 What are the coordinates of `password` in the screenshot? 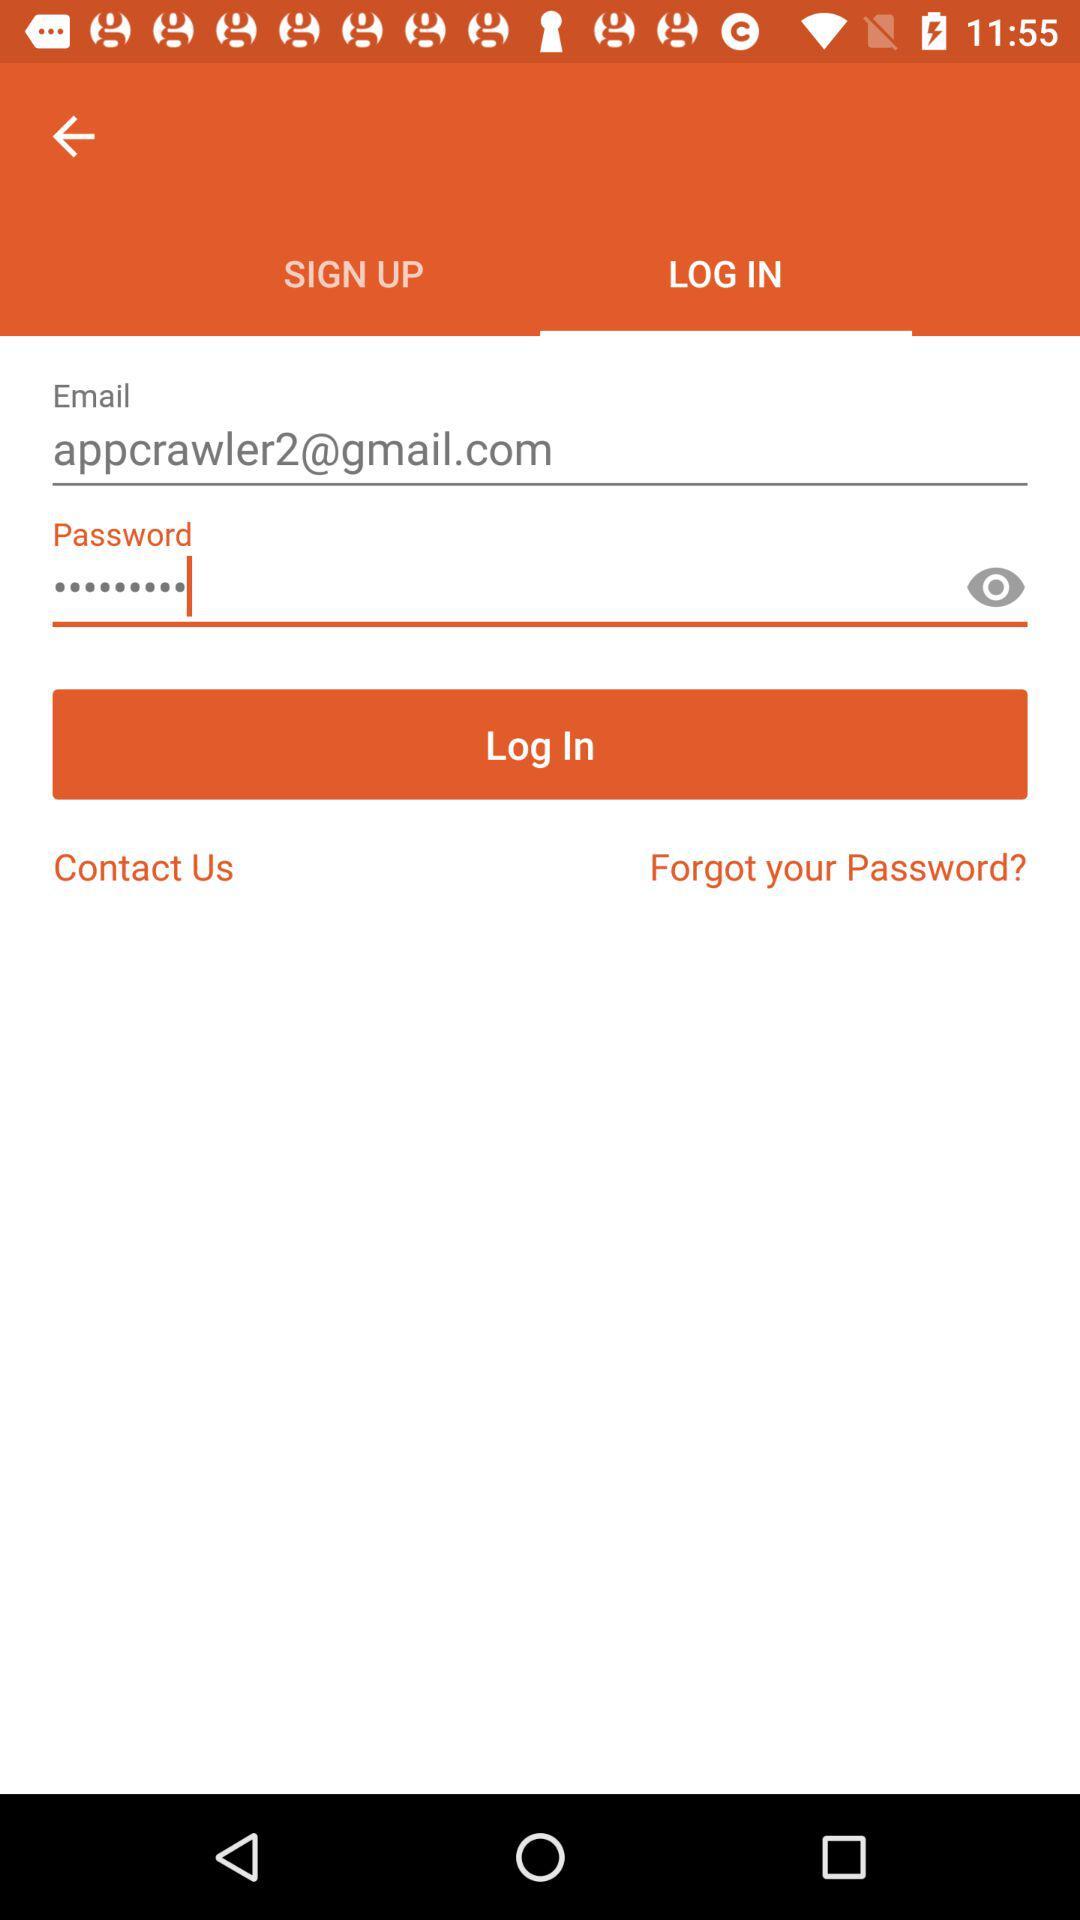 It's located at (995, 595).